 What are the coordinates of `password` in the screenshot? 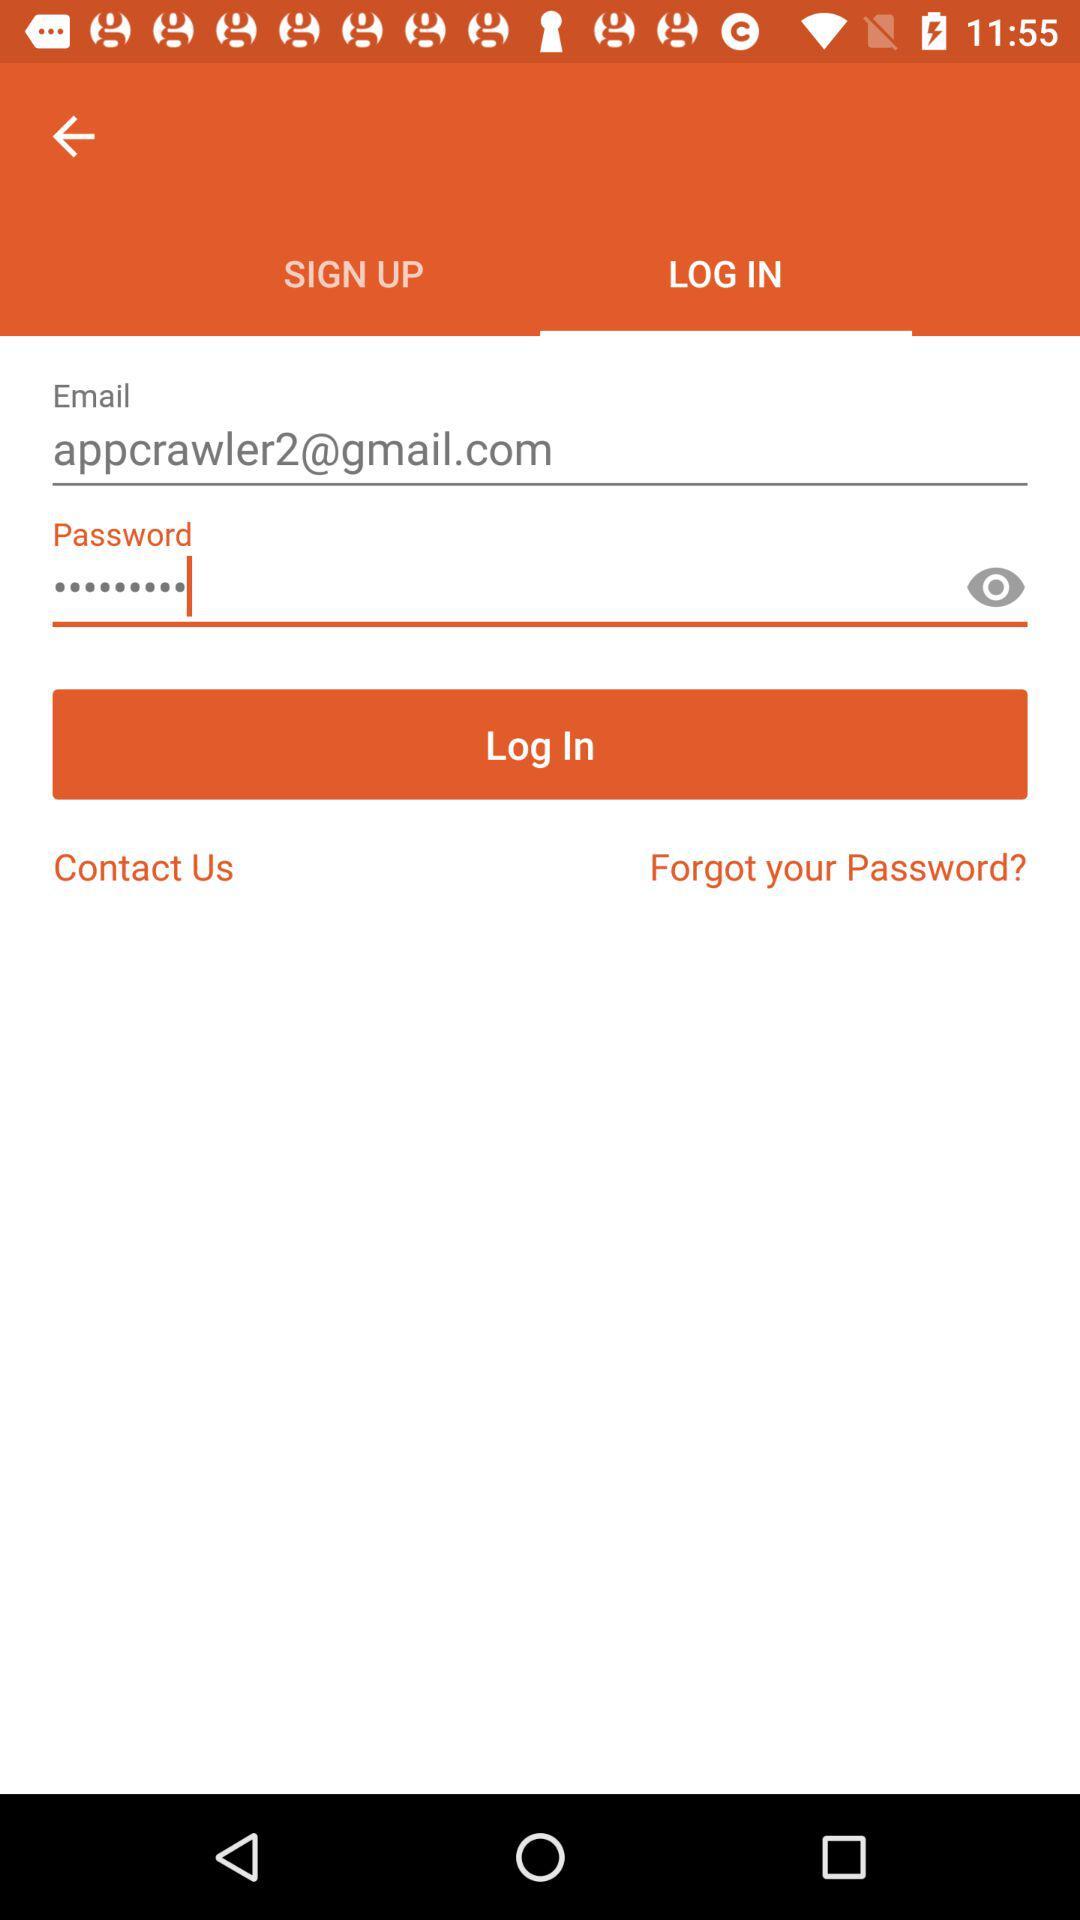 It's located at (995, 595).